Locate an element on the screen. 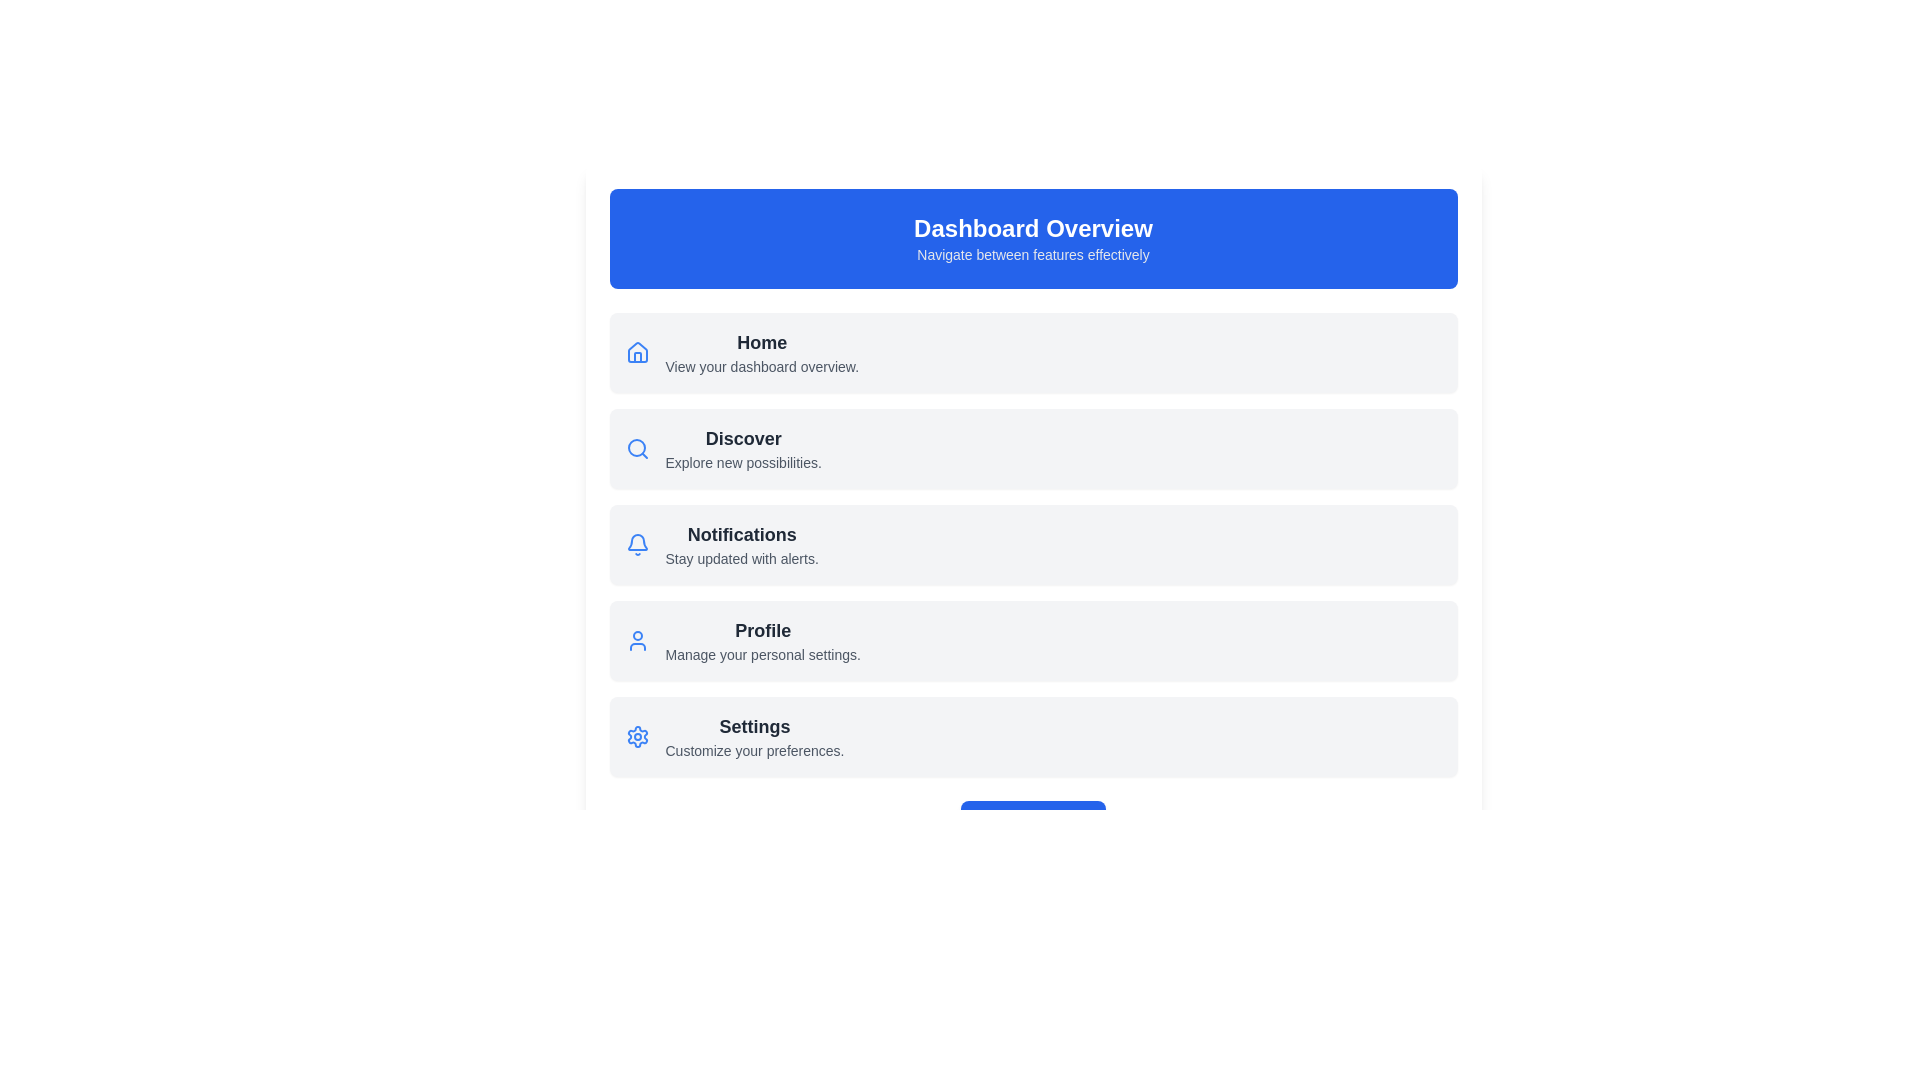 The width and height of the screenshot is (1920, 1080). the notifications icon located beside the 'Notifications' text in the third row of the menu, positioned between 'Discover' and 'Profile' is located at coordinates (636, 542).